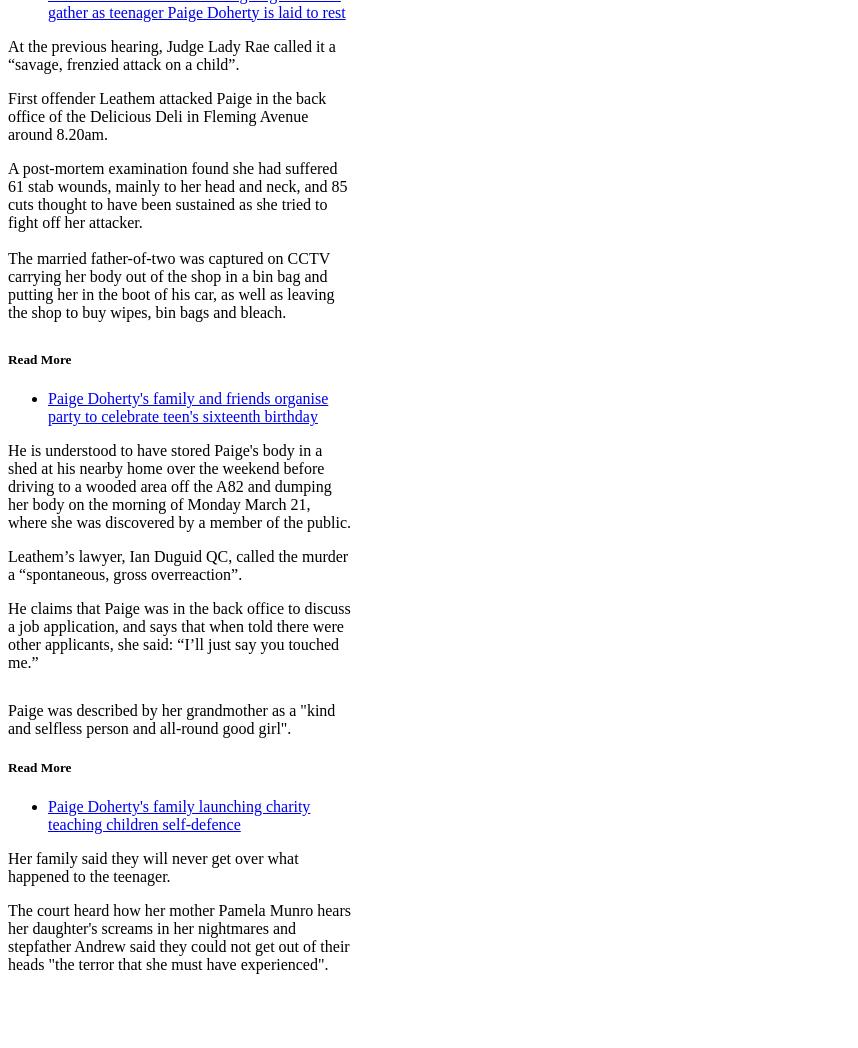 The height and width of the screenshot is (1048, 858). Describe the element at coordinates (7, 54) in the screenshot. I see `'At the previous hearing, Judge Lady Rae called it a “savage, frenzied attack on a child”.'` at that location.